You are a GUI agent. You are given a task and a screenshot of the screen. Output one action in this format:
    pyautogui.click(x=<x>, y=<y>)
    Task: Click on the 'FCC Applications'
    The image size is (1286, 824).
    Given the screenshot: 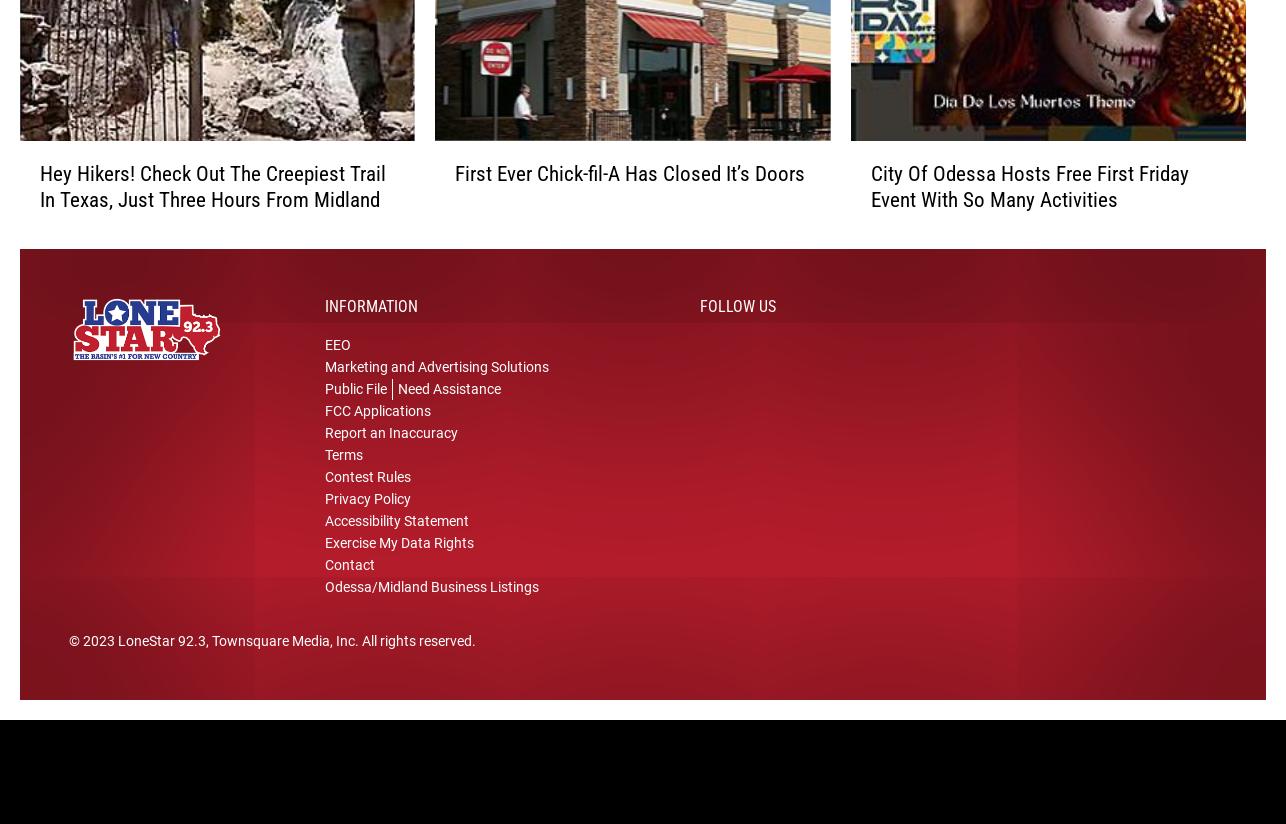 What is the action you would take?
    pyautogui.click(x=376, y=426)
    